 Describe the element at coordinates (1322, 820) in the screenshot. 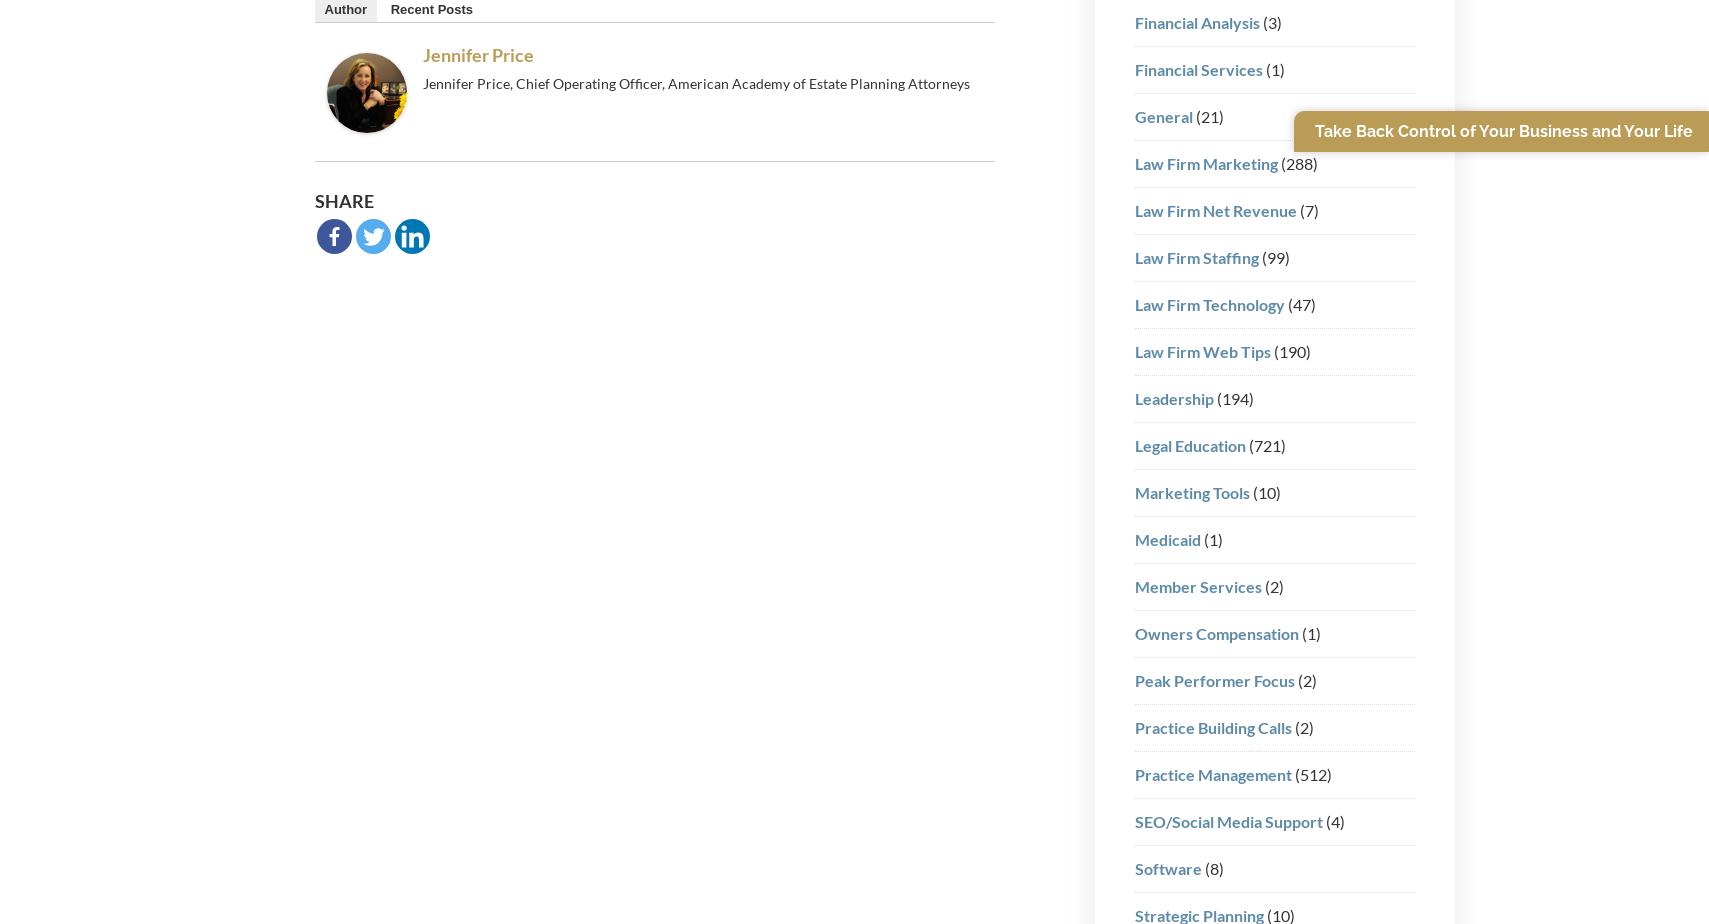

I see `'(4)'` at that location.